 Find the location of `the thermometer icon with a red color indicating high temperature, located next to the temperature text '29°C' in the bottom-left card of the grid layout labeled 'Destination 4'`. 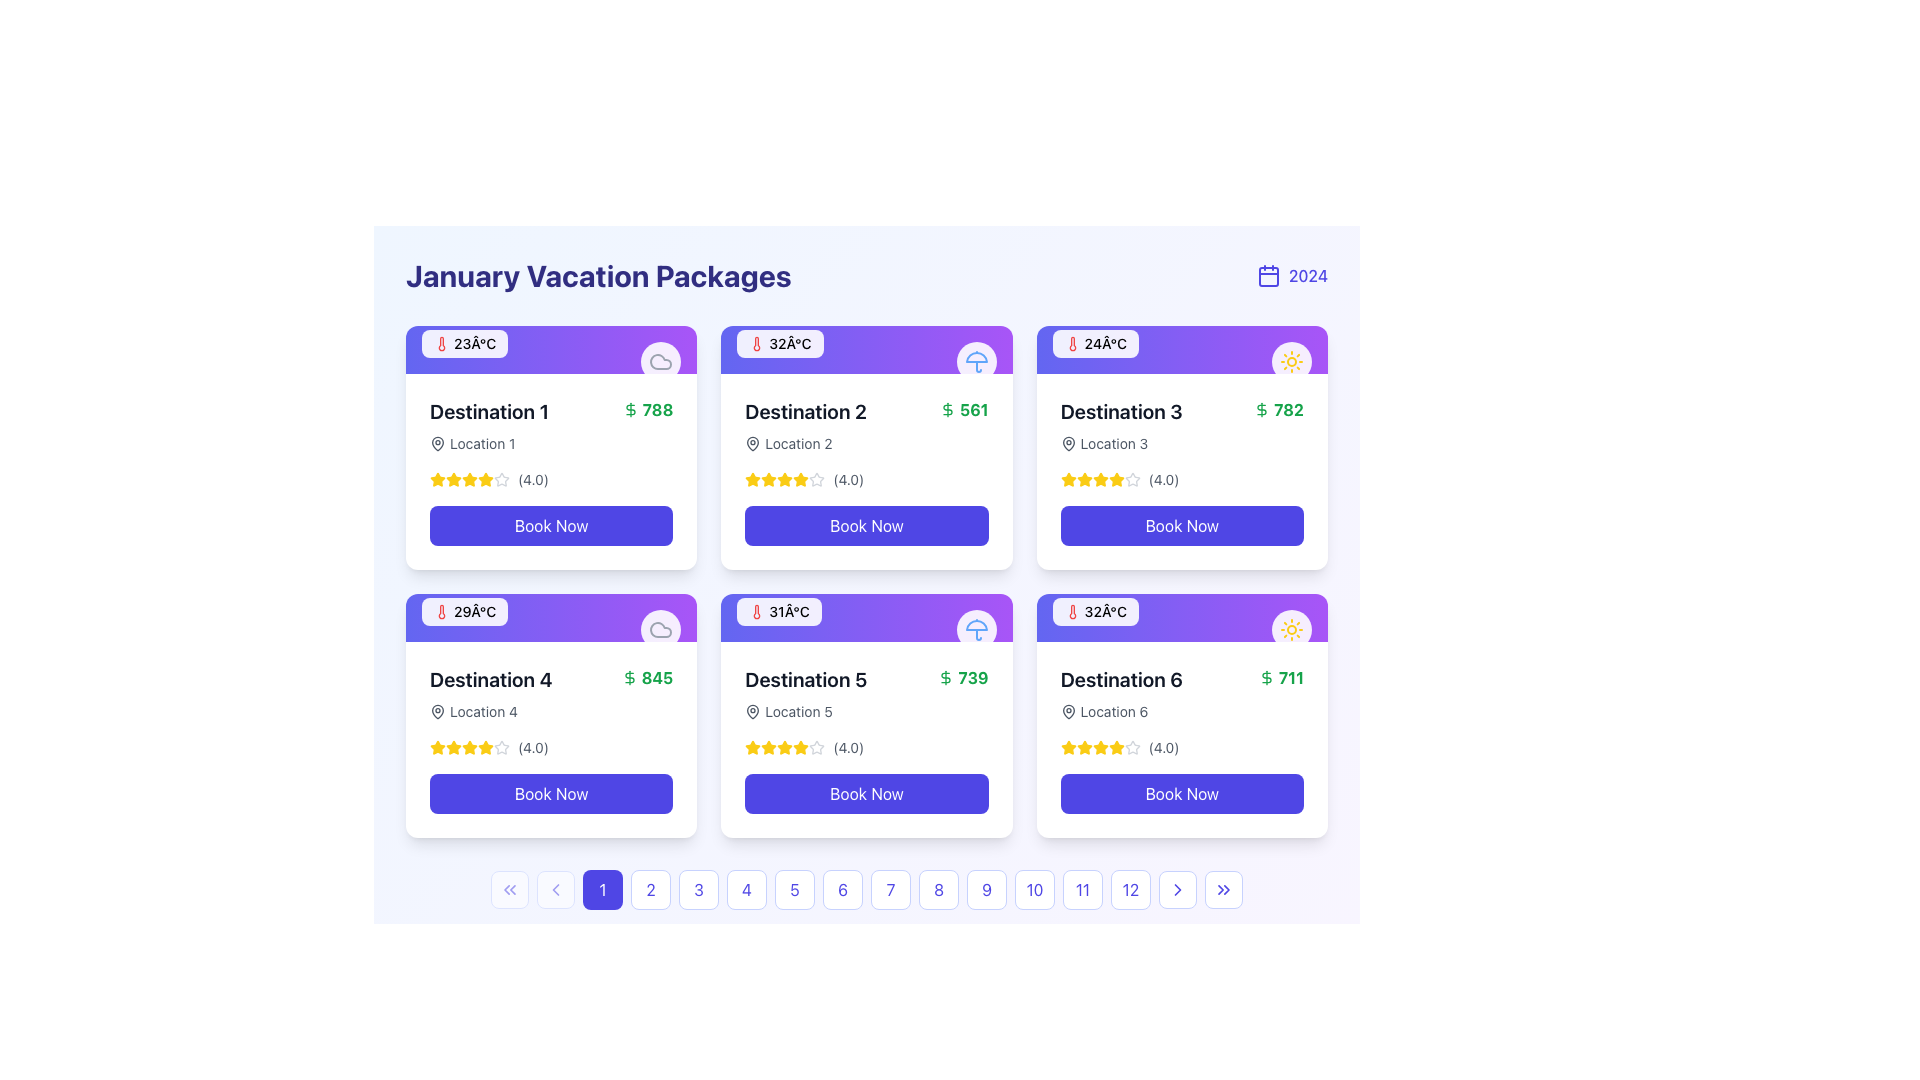

the thermometer icon with a red color indicating high temperature, located next to the temperature text '29°C' in the bottom-left card of the grid layout labeled 'Destination 4' is located at coordinates (440, 611).